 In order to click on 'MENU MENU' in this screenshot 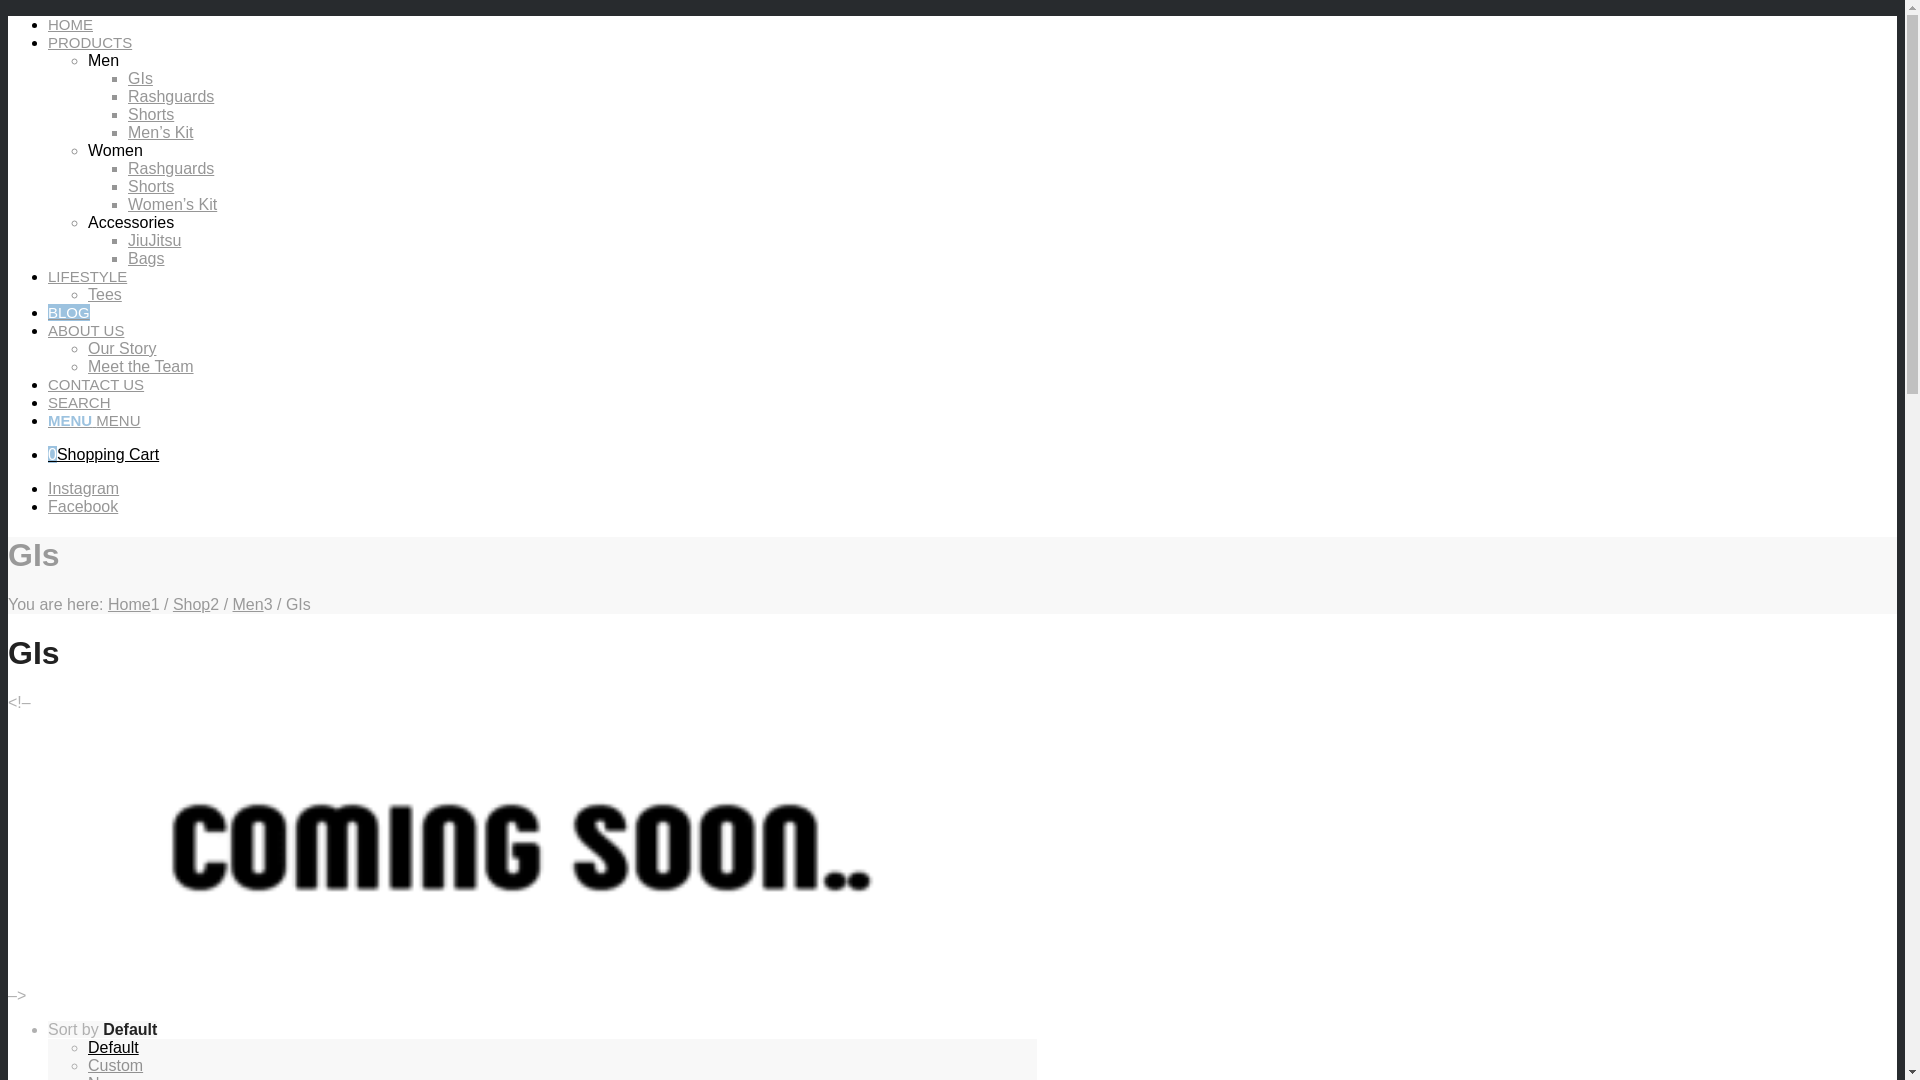, I will do `click(93, 419)`.